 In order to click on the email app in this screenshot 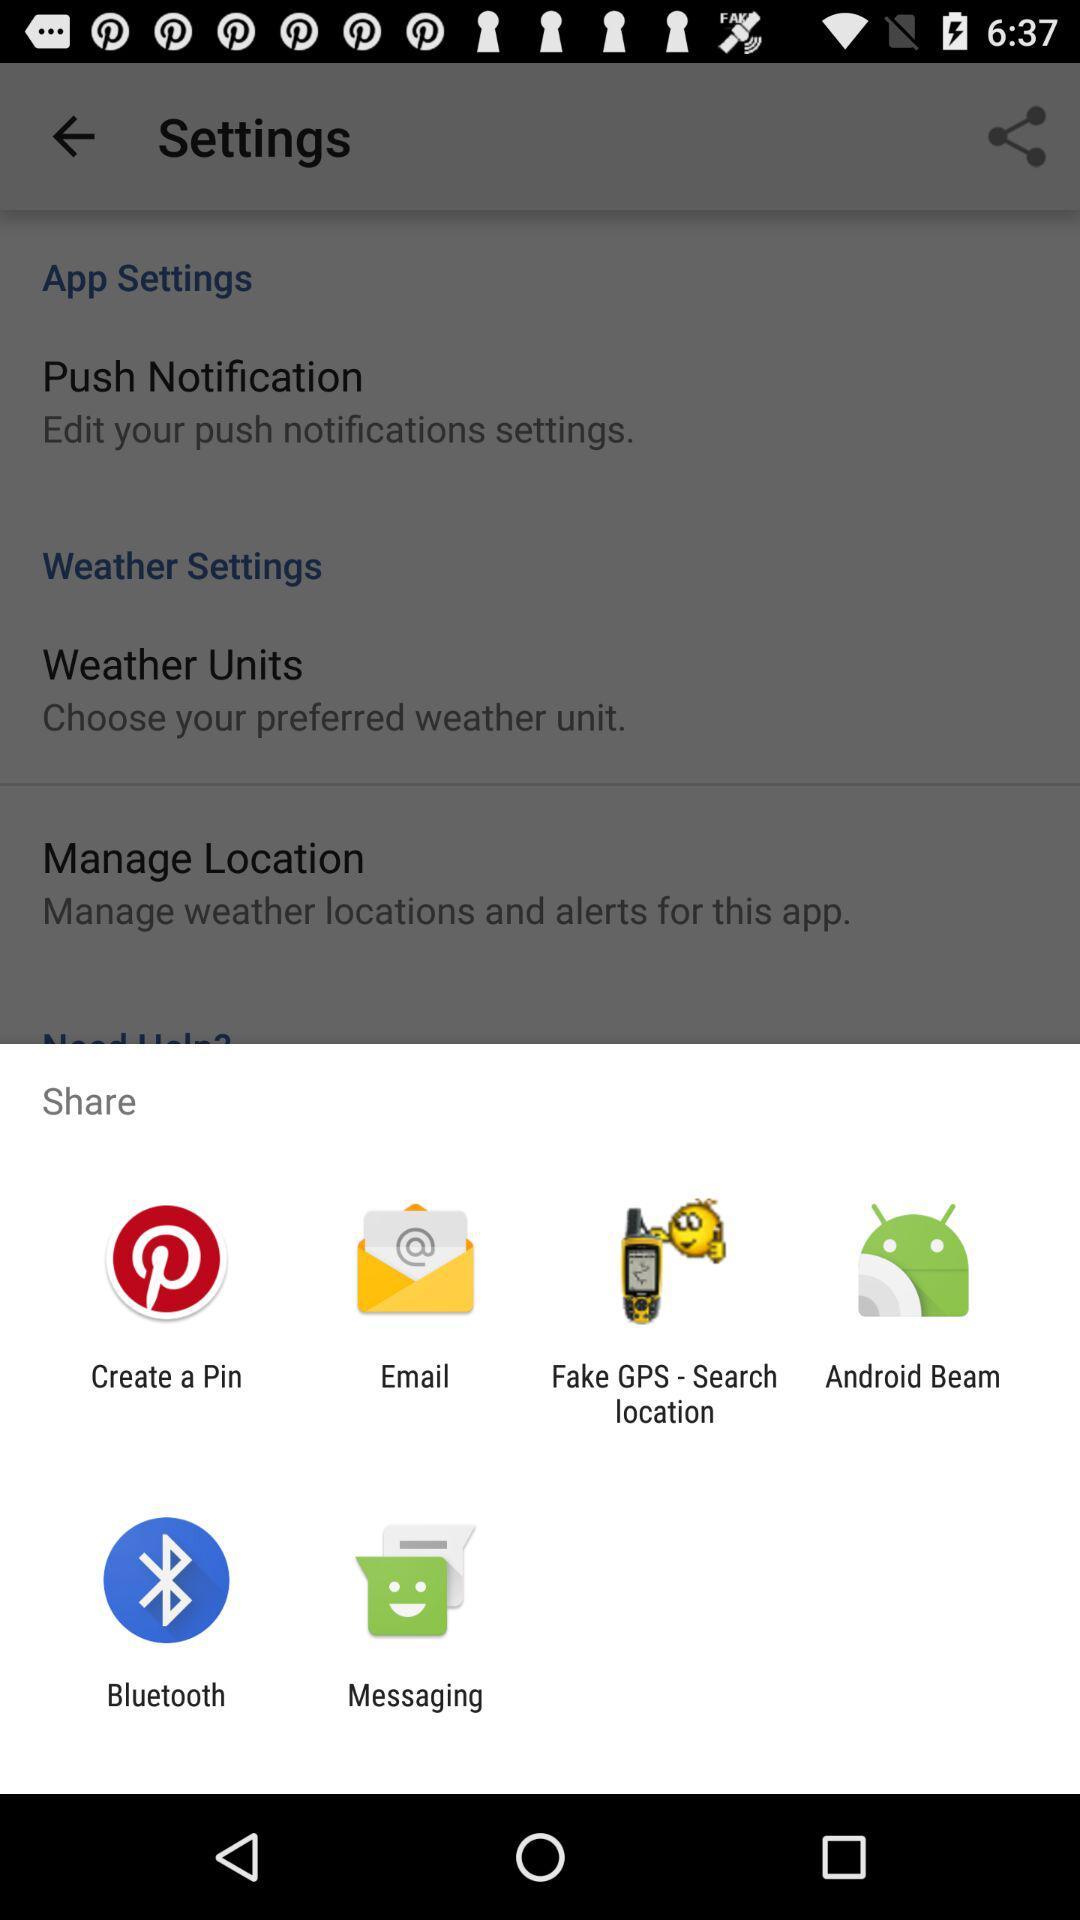, I will do `click(414, 1392)`.